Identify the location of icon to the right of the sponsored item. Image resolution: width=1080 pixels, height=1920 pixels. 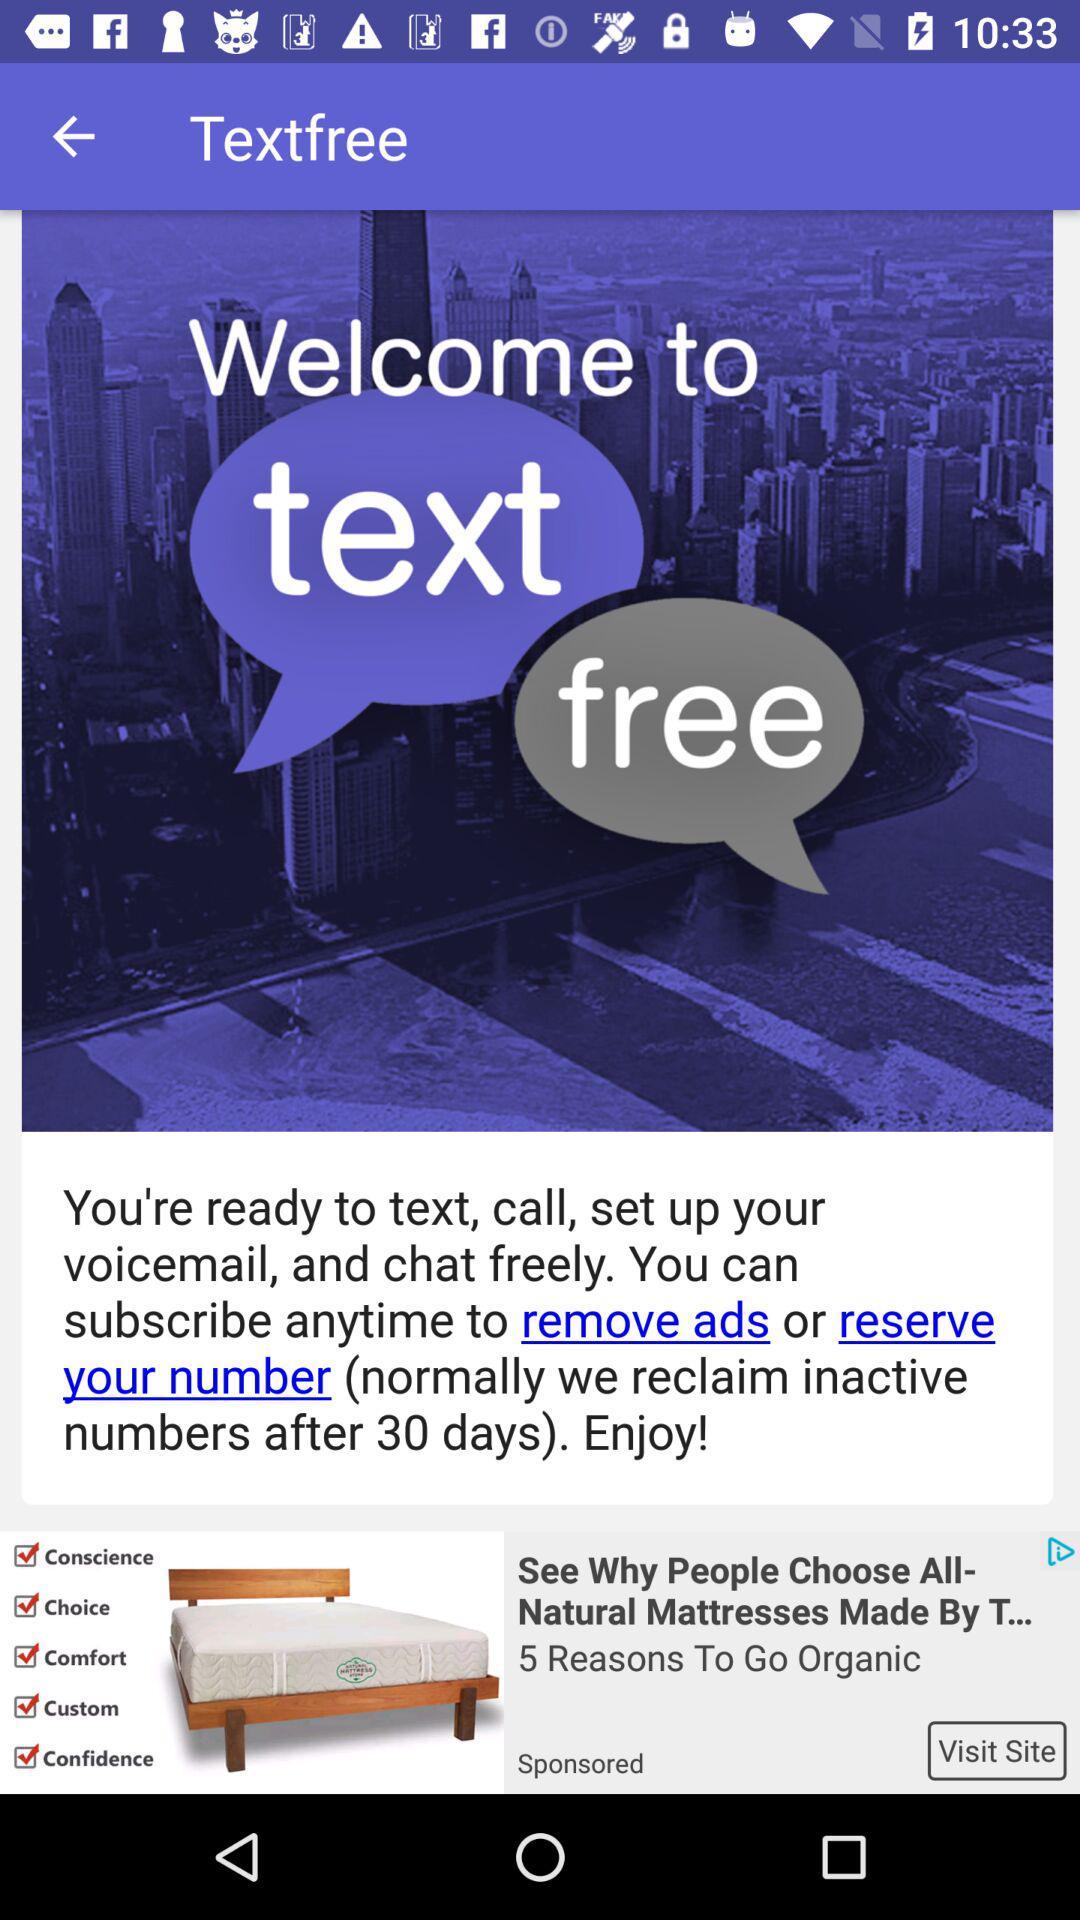
(997, 1749).